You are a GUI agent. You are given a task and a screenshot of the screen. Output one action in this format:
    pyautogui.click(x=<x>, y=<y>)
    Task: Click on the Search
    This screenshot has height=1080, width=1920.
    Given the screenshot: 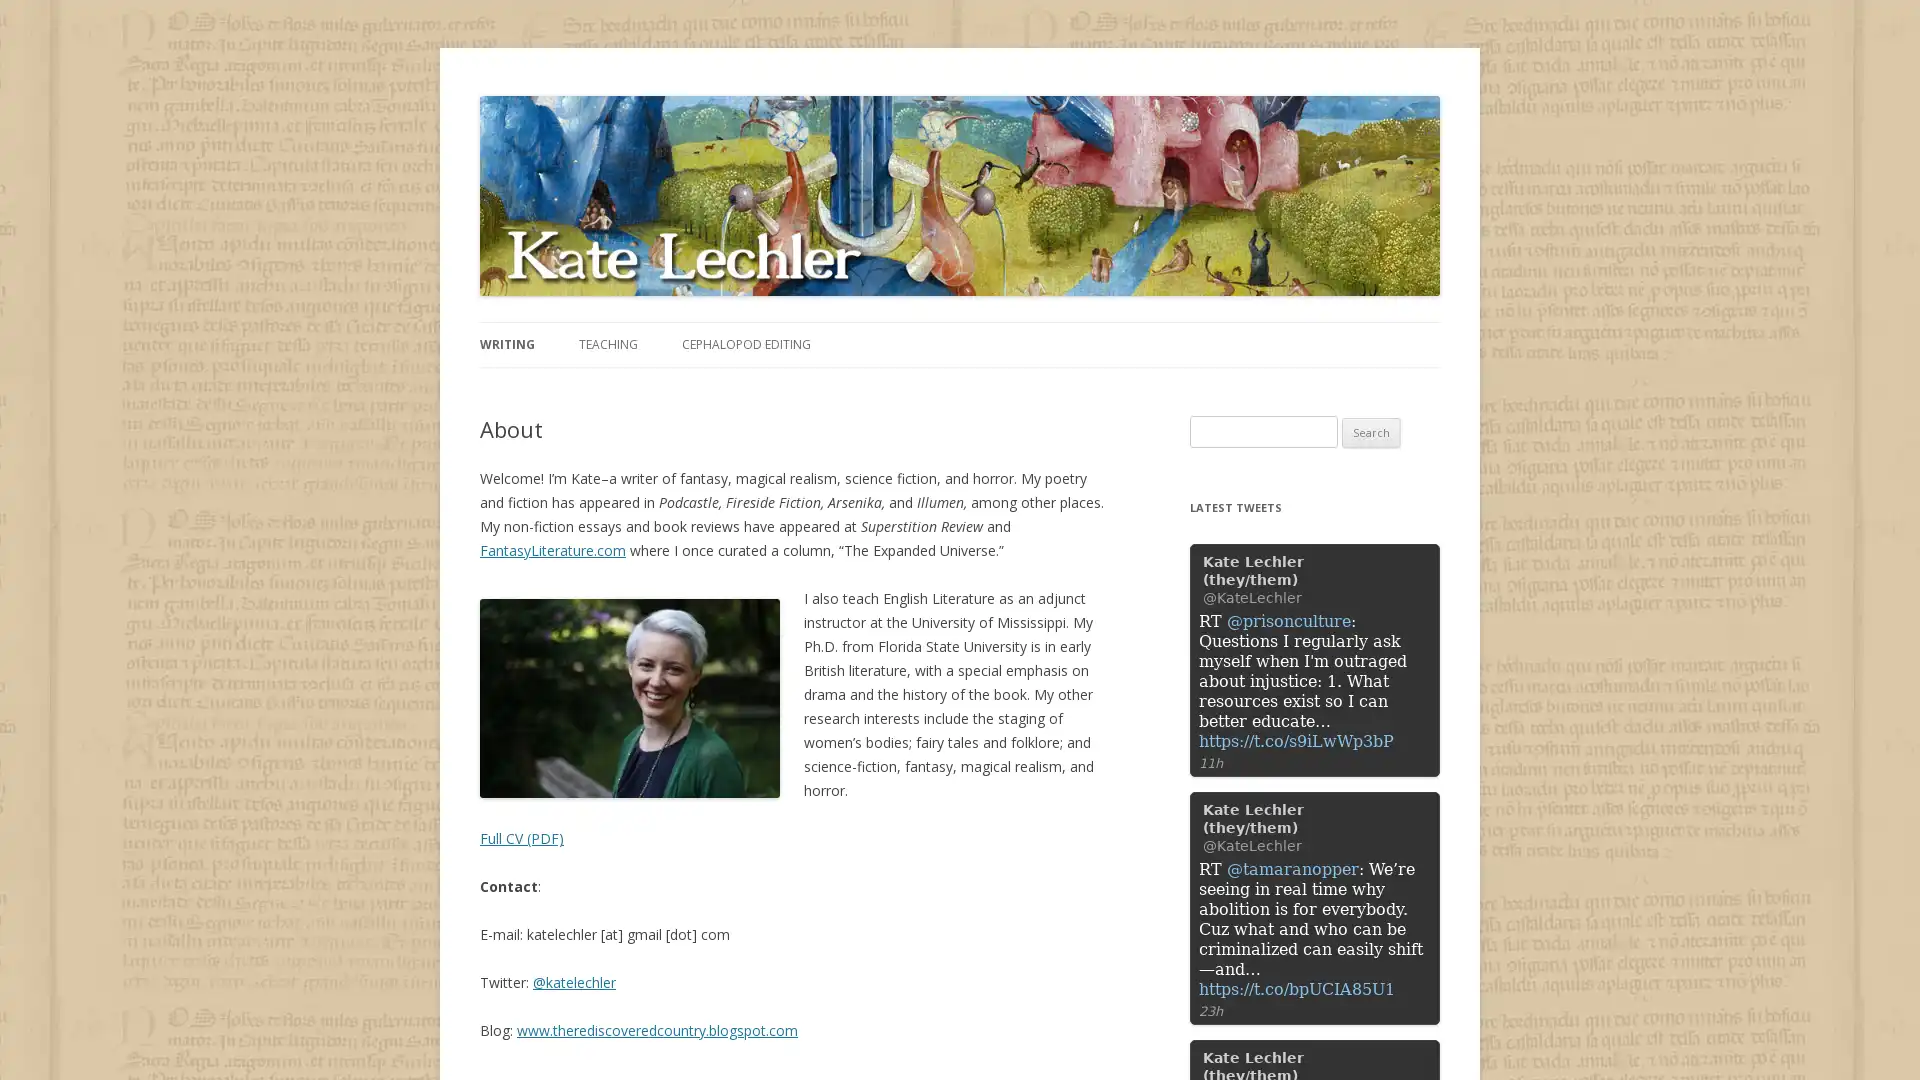 What is the action you would take?
    pyautogui.click(x=1370, y=431)
    